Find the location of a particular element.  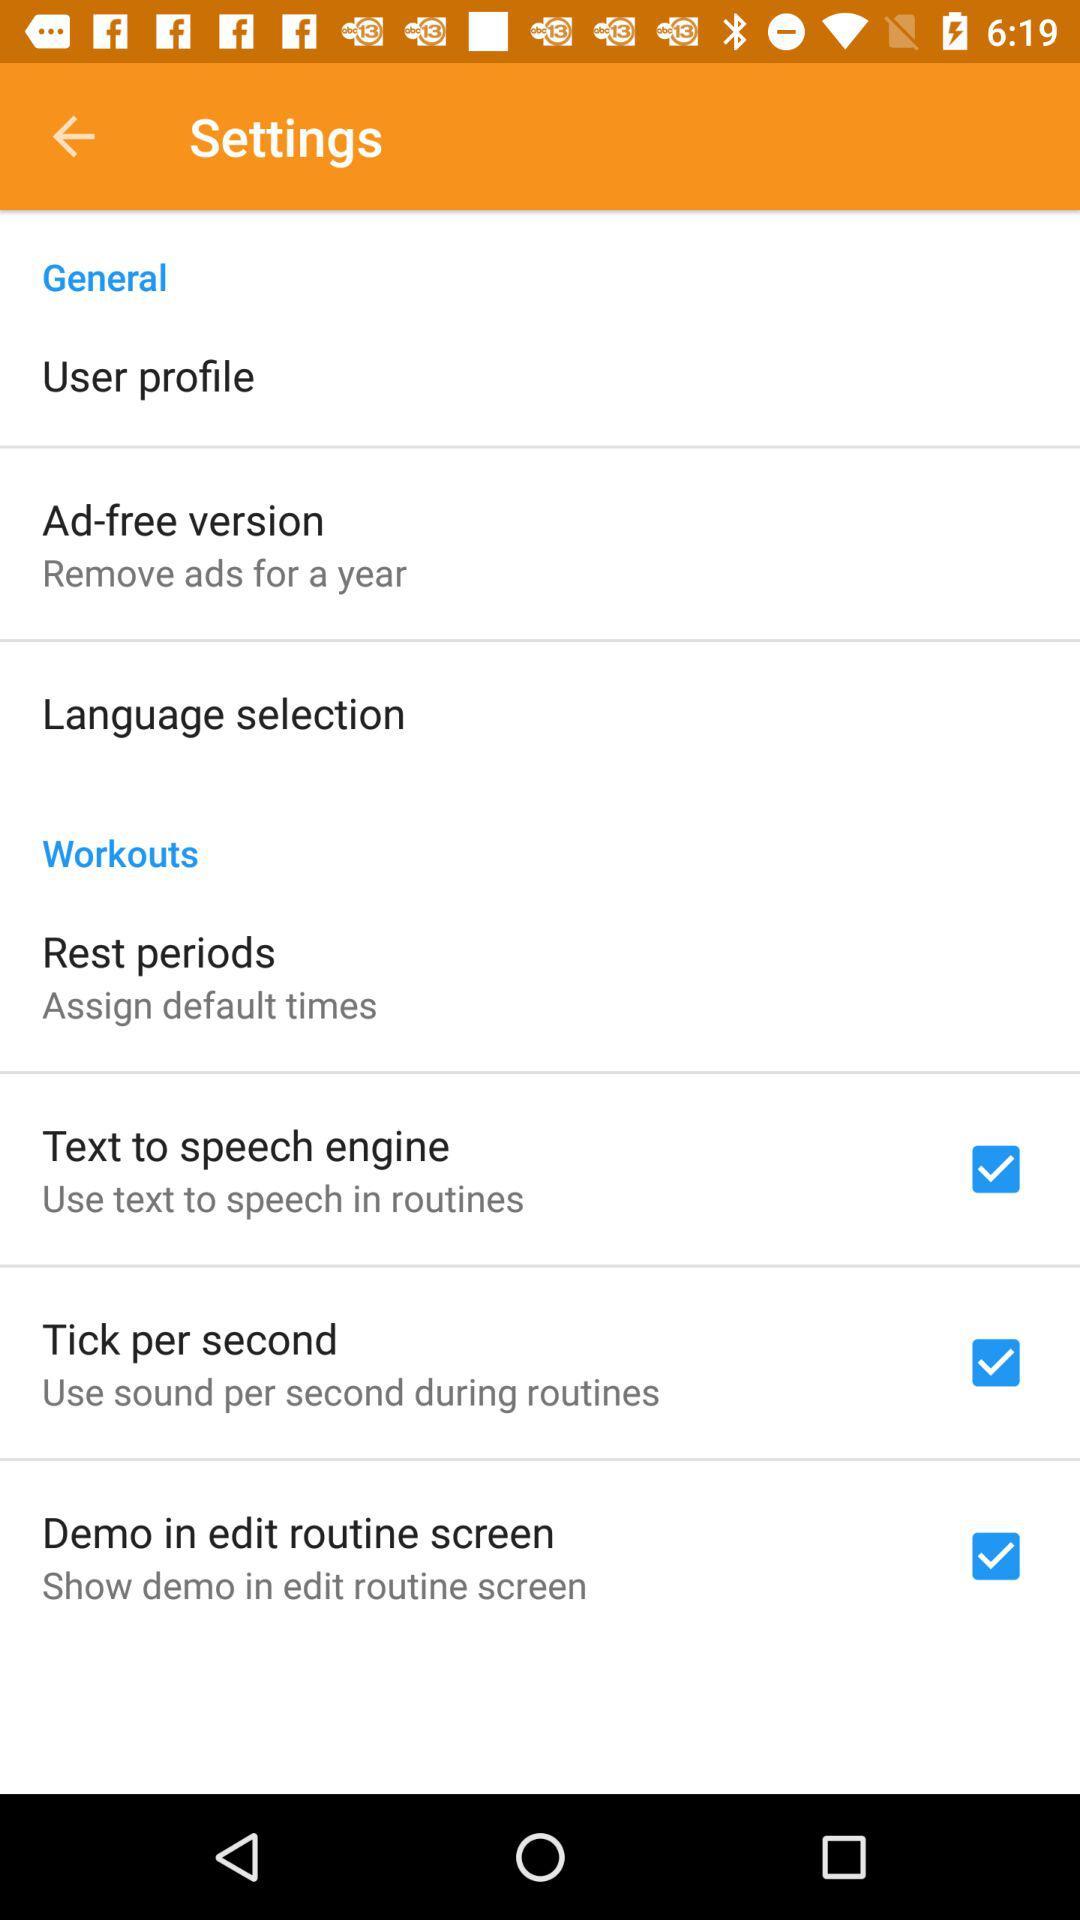

icon above the general item is located at coordinates (72, 135).